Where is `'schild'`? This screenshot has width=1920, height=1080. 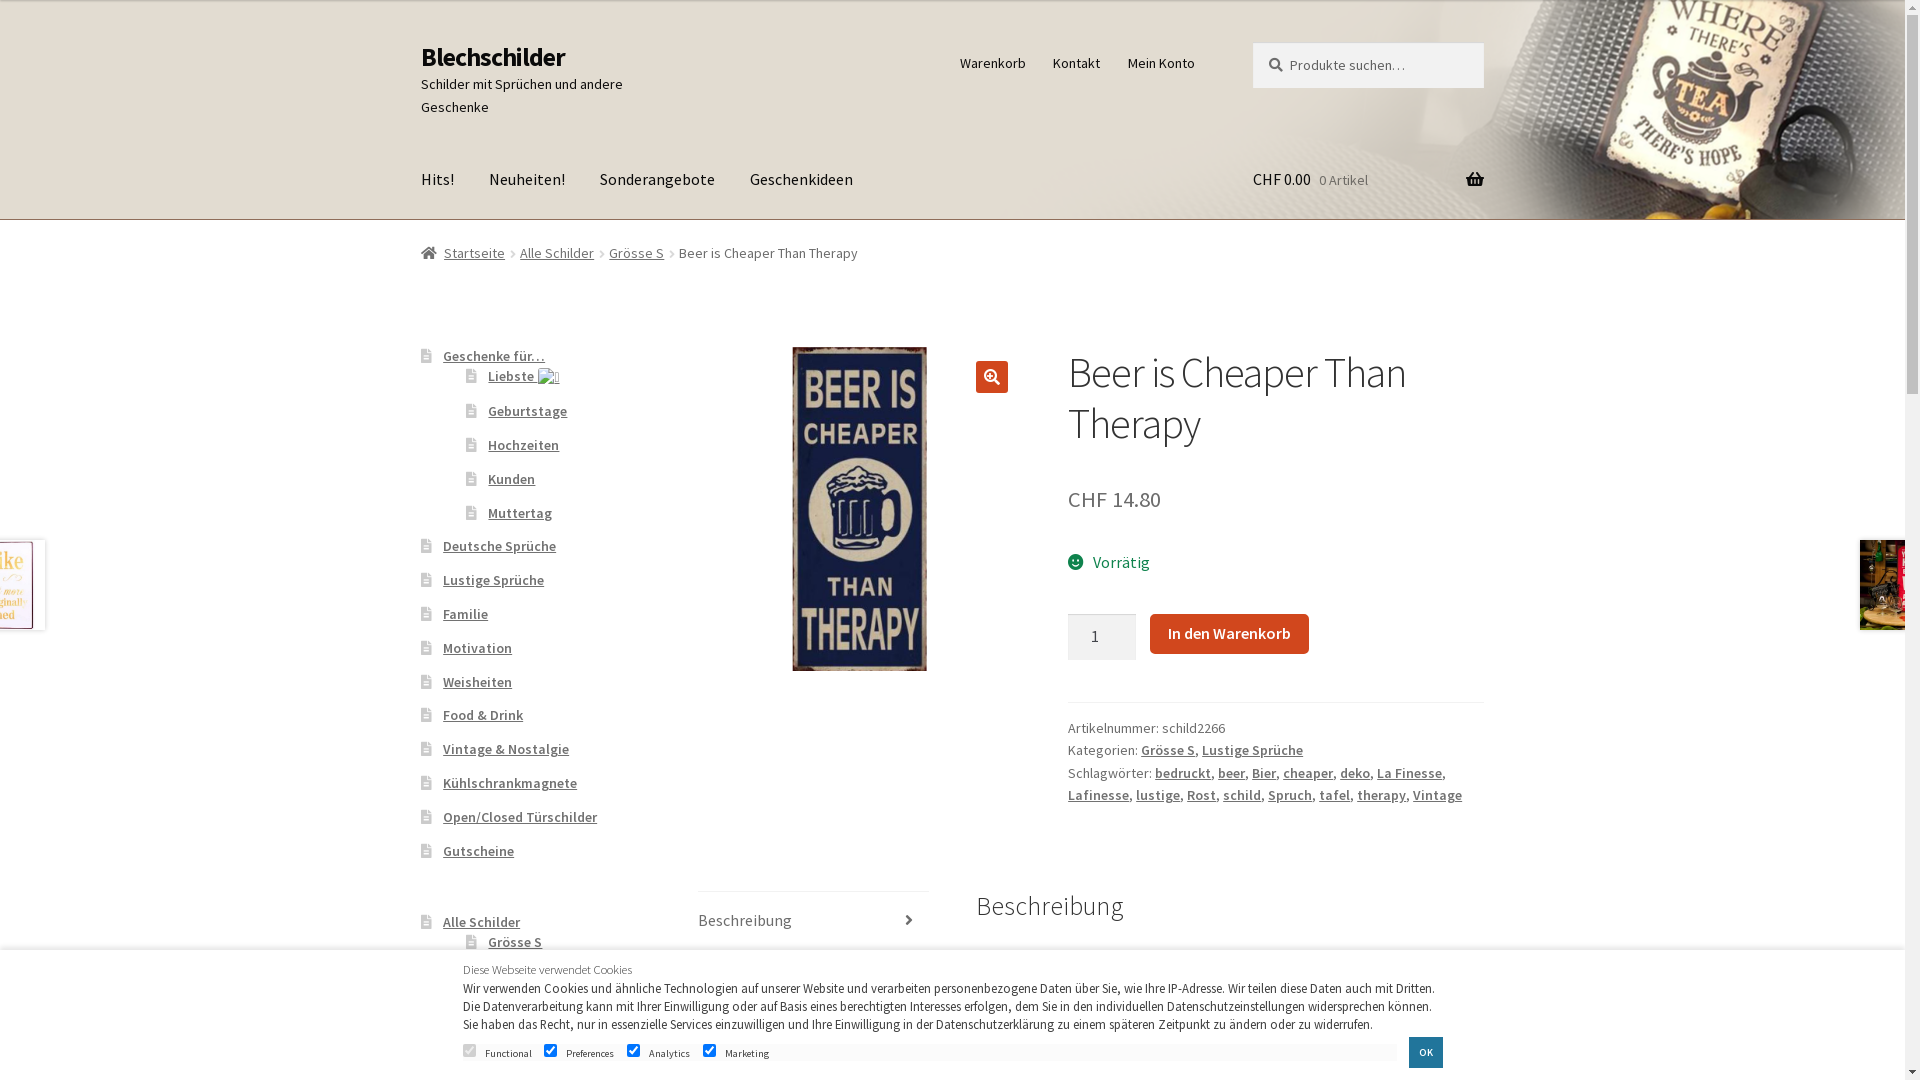
'schild' is located at coordinates (1241, 793).